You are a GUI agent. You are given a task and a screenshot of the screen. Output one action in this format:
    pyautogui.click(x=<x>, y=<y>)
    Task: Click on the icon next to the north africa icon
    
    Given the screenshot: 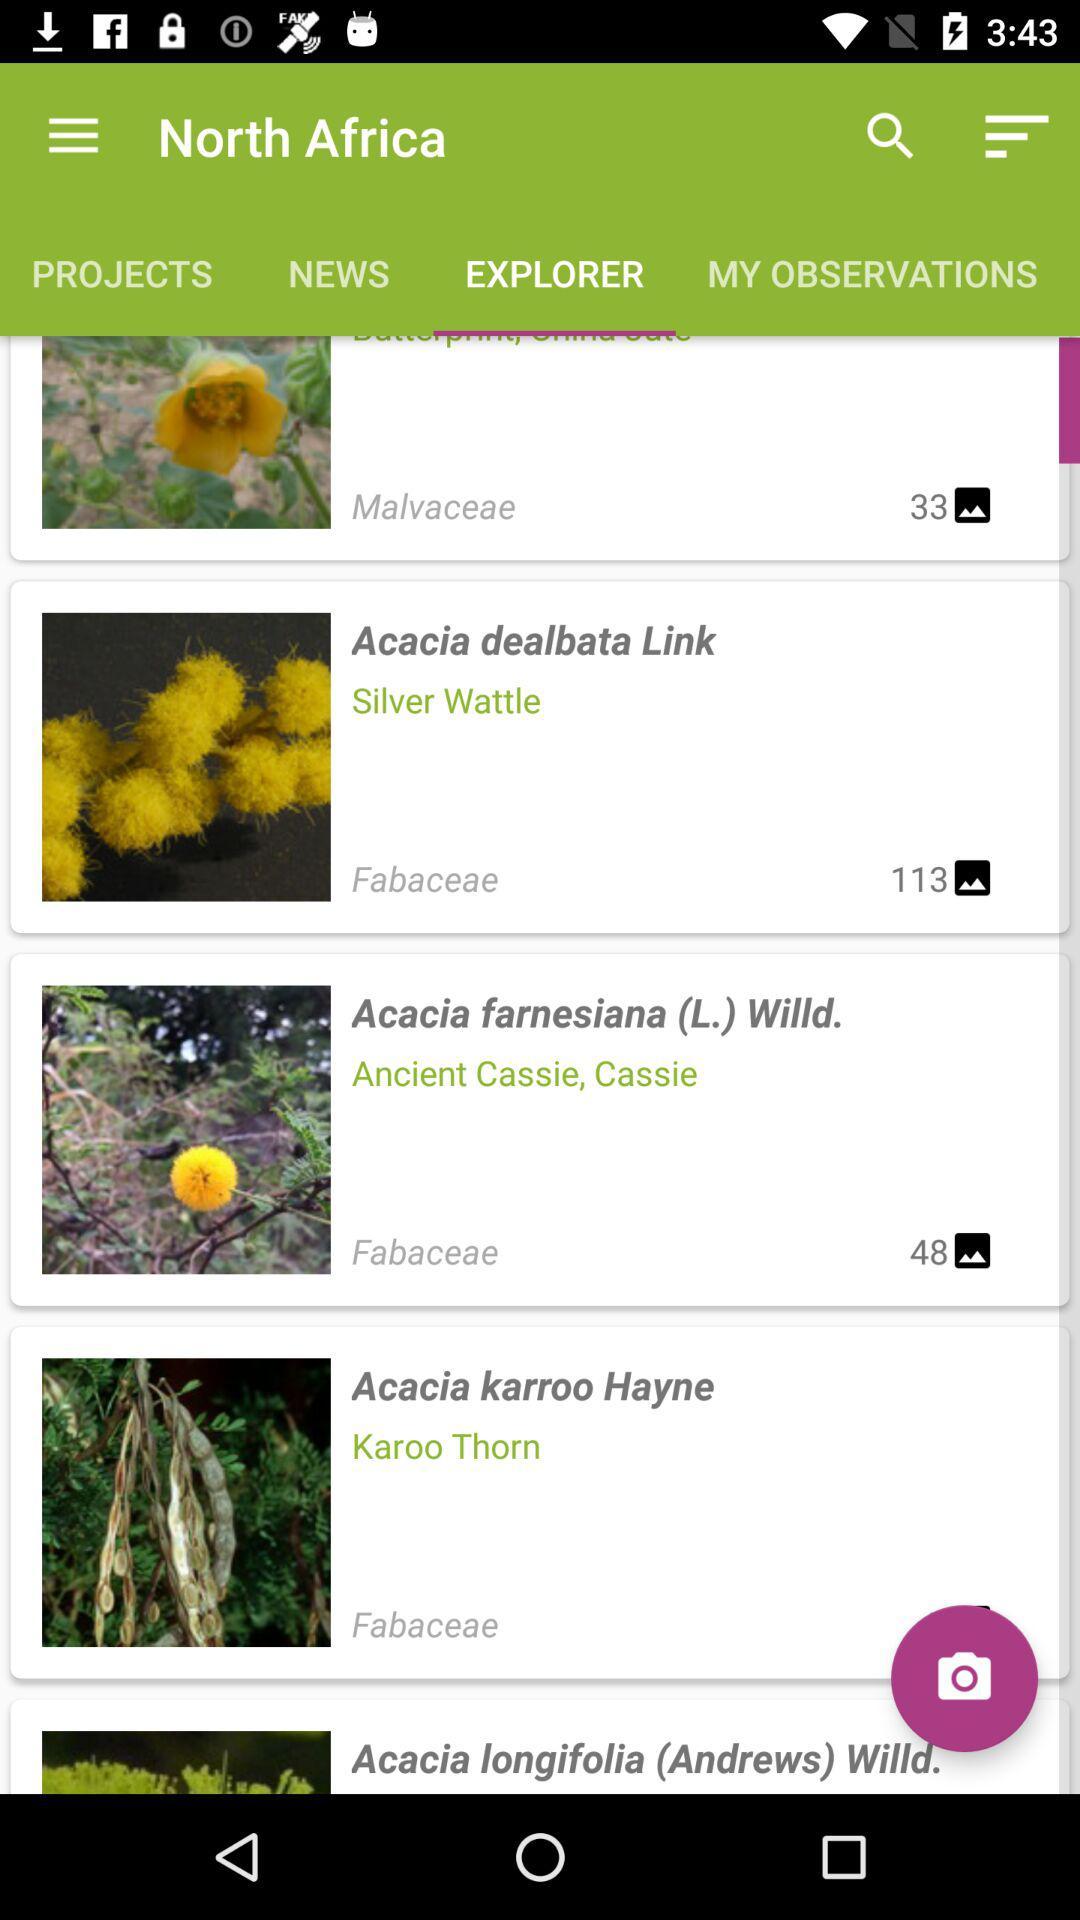 What is the action you would take?
    pyautogui.click(x=72, y=135)
    